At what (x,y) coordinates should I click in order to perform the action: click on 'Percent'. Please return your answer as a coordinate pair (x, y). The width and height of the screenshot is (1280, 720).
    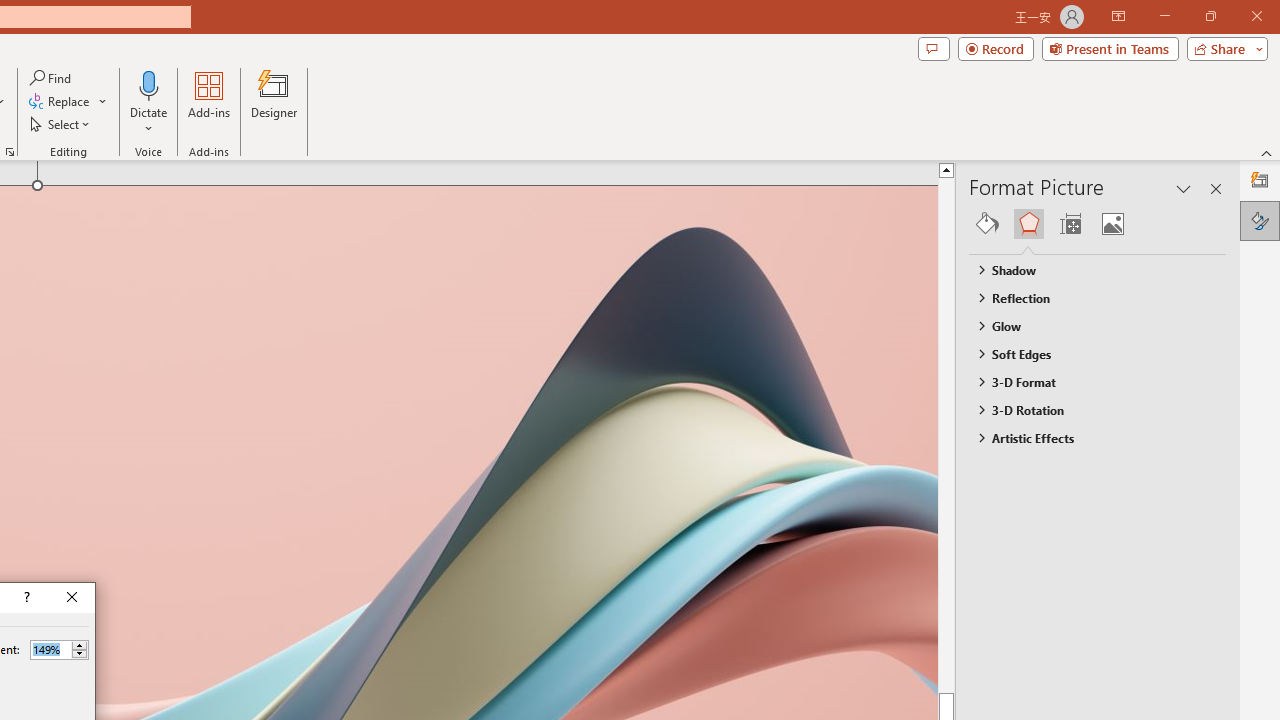
    Looking at the image, I should click on (50, 649).